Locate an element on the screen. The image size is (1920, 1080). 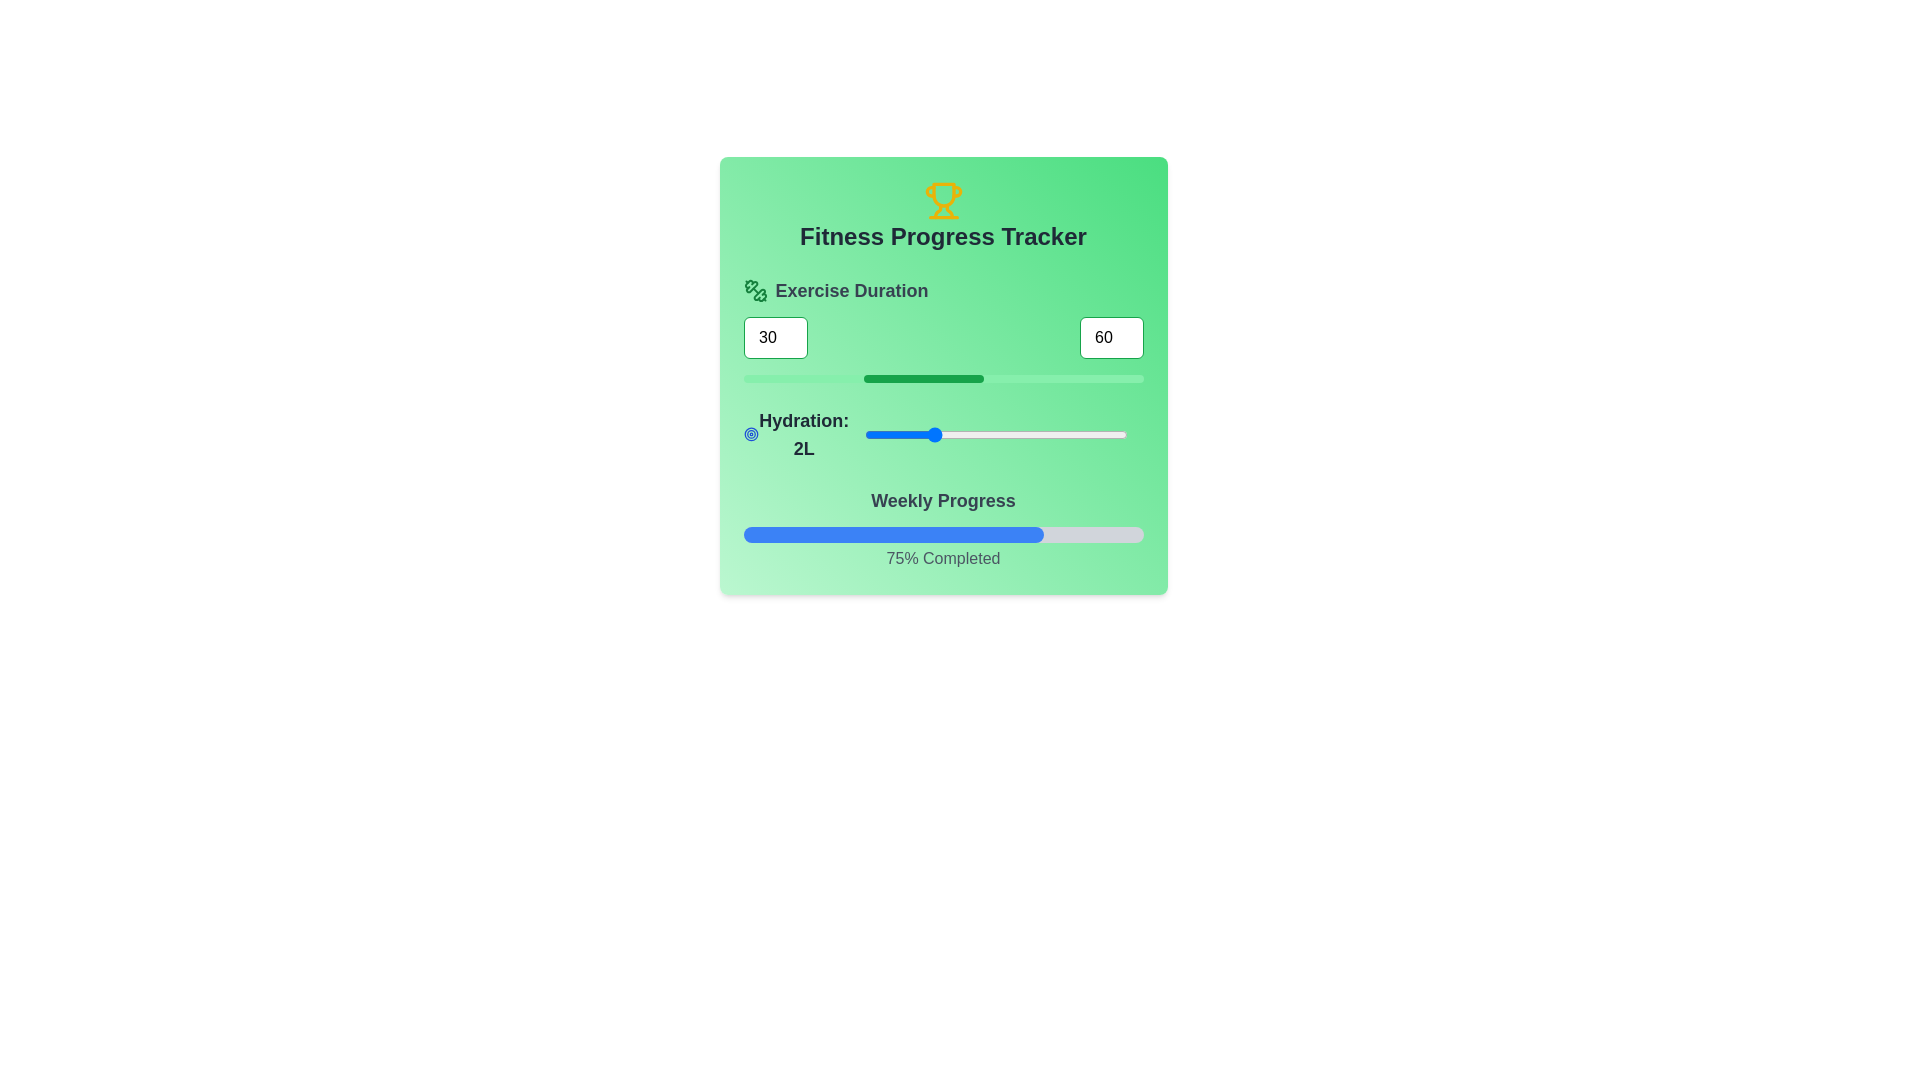
the hydration level is located at coordinates (865, 434).